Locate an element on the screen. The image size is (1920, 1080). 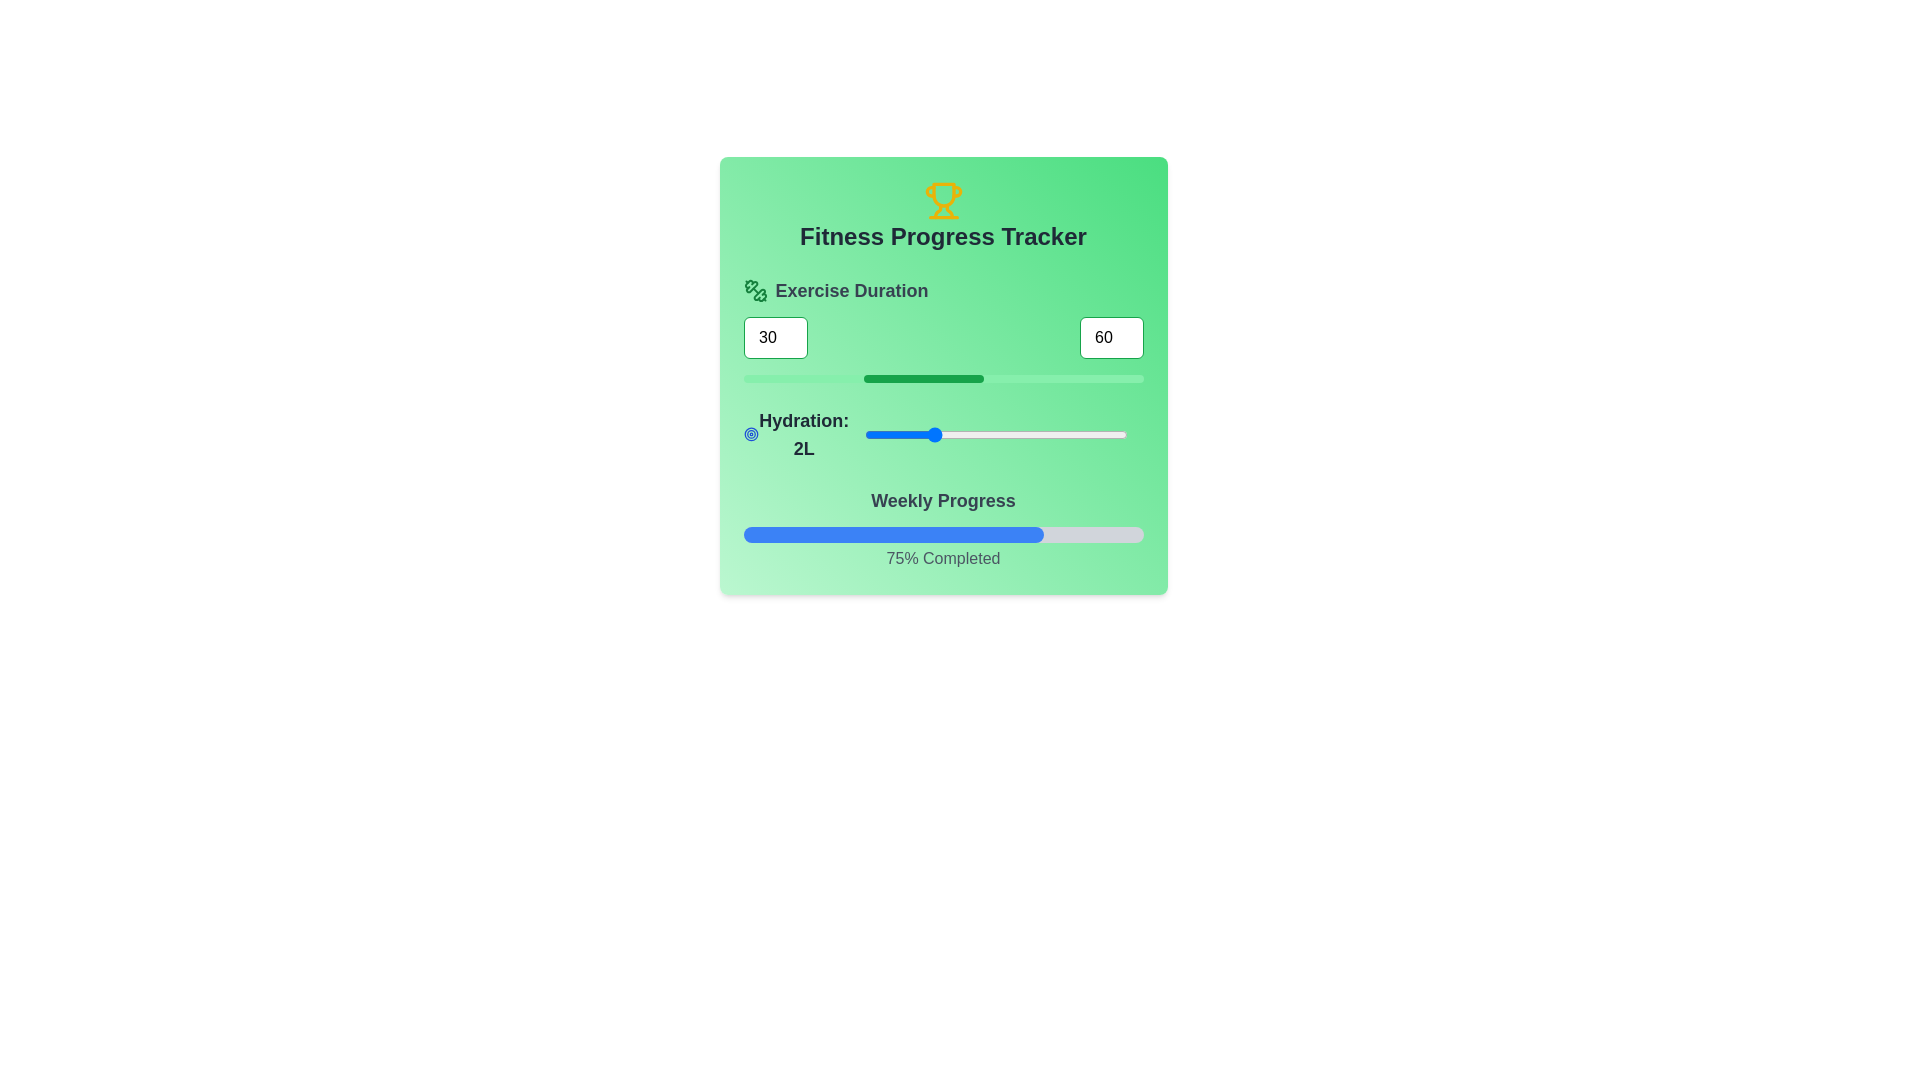
the hydration level is located at coordinates (865, 434).